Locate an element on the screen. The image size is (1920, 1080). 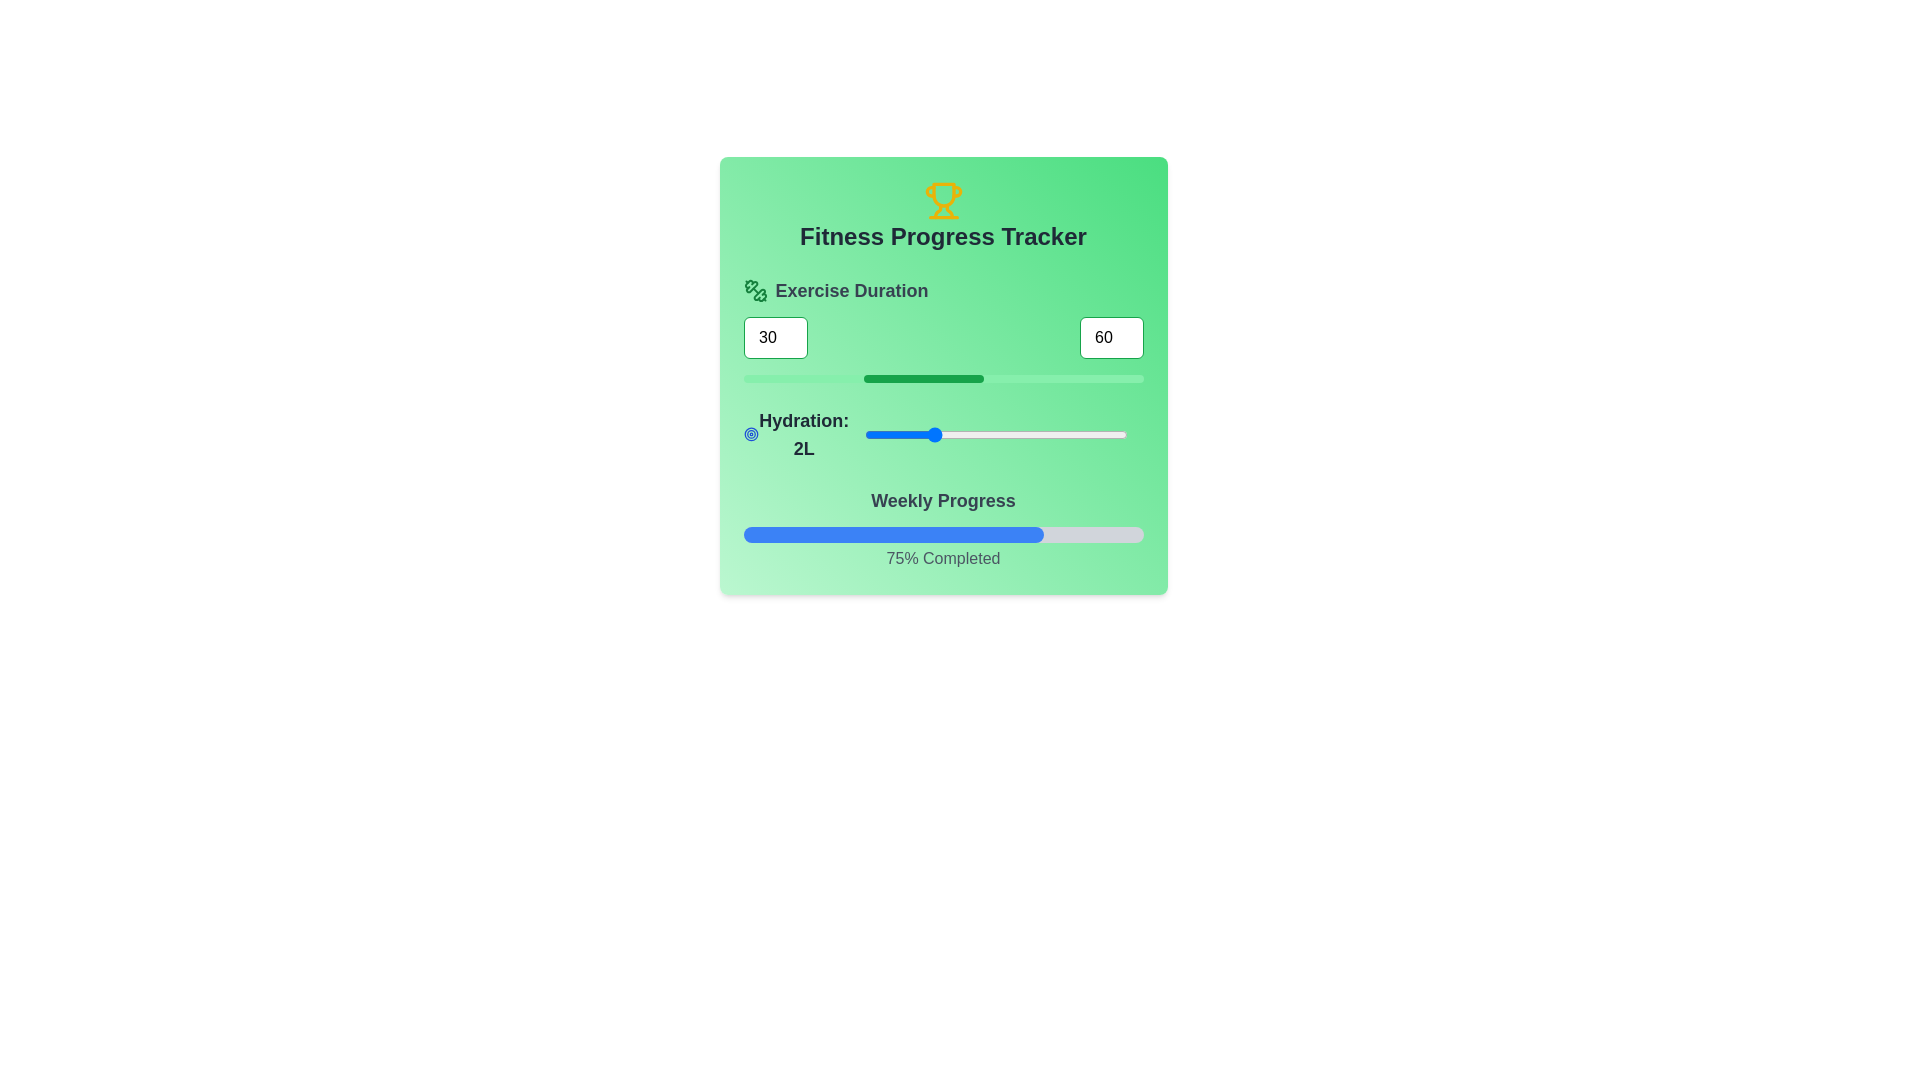
the hydration level is located at coordinates (865, 434).